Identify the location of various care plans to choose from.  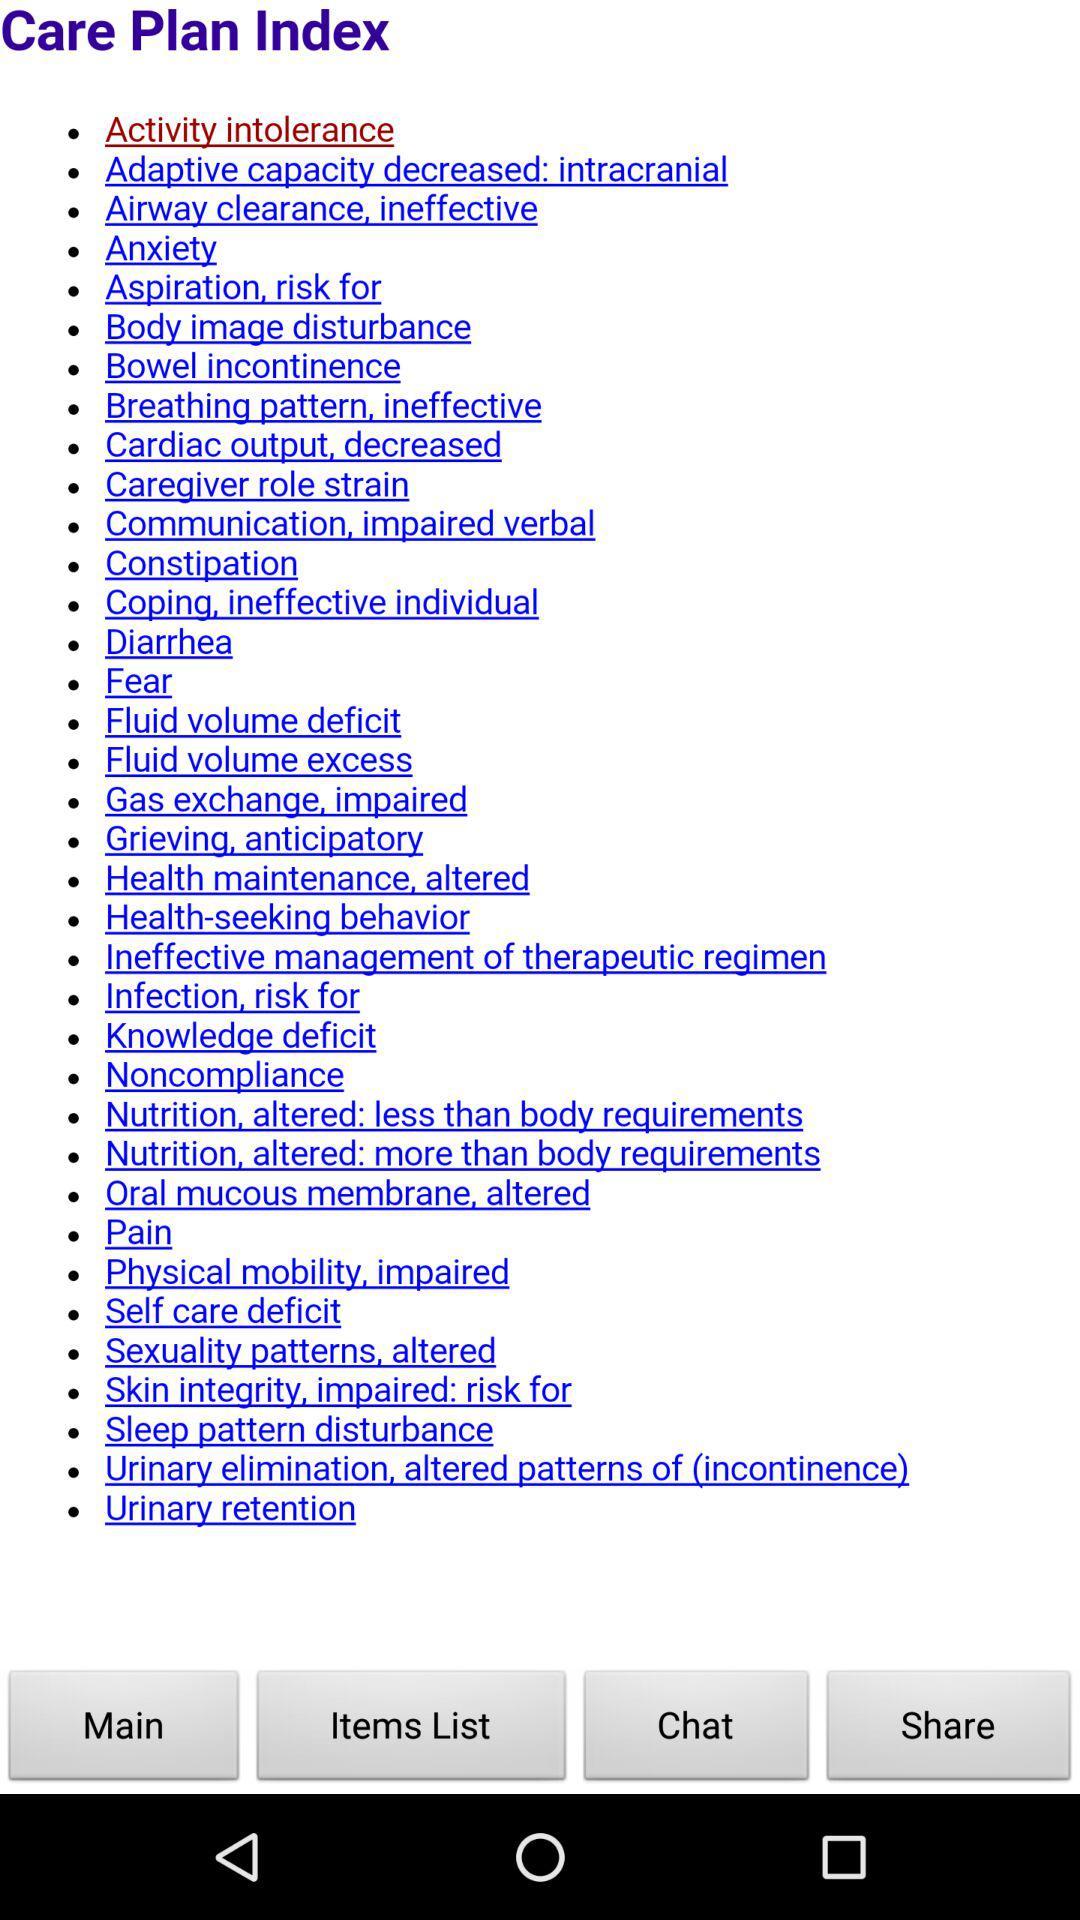
(540, 834).